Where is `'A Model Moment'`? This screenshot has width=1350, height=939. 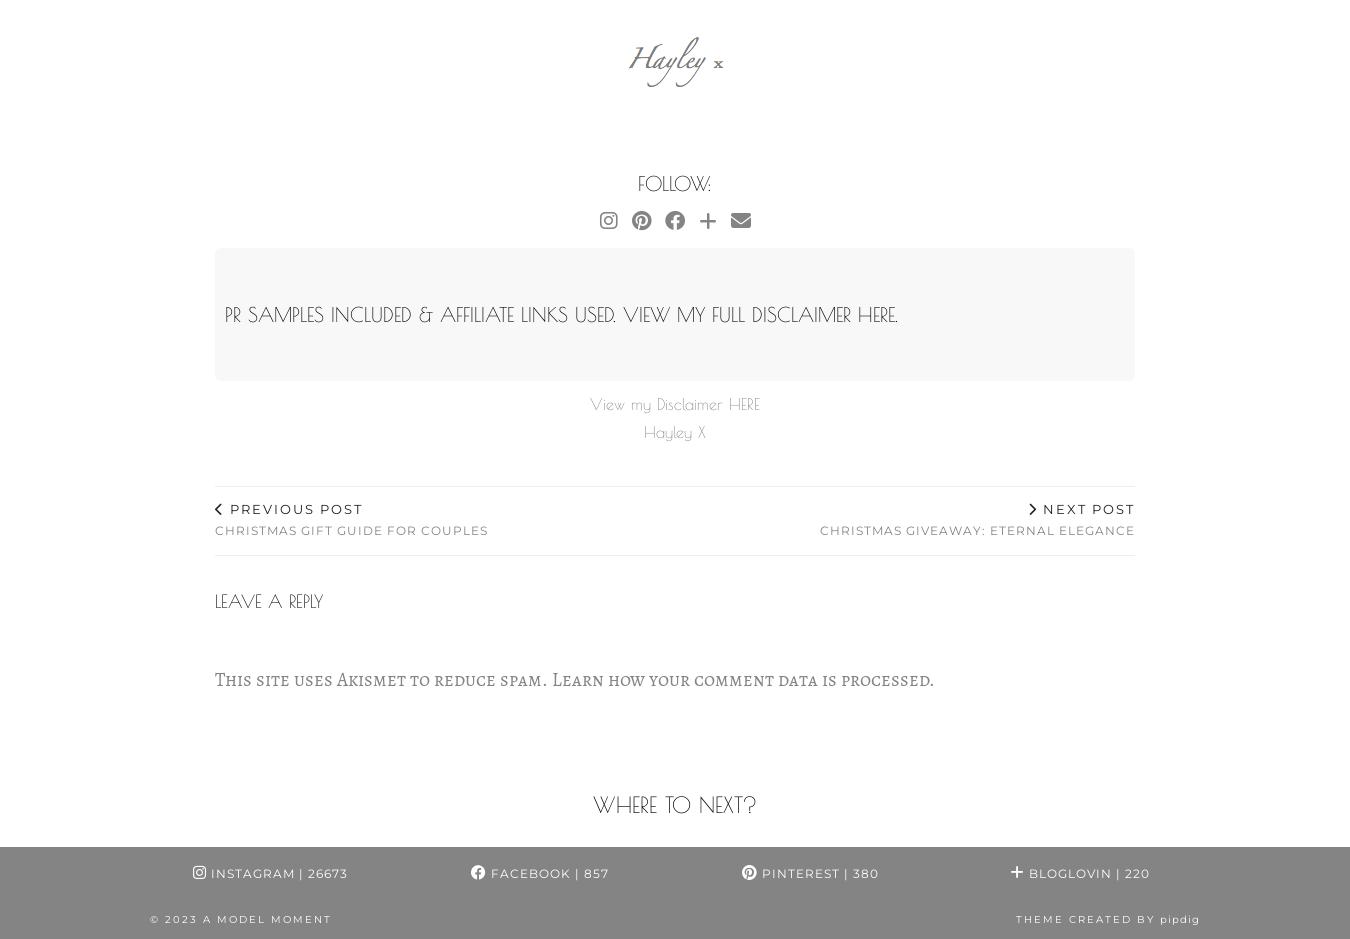
'A Model Moment' is located at coordinates (266, 917).